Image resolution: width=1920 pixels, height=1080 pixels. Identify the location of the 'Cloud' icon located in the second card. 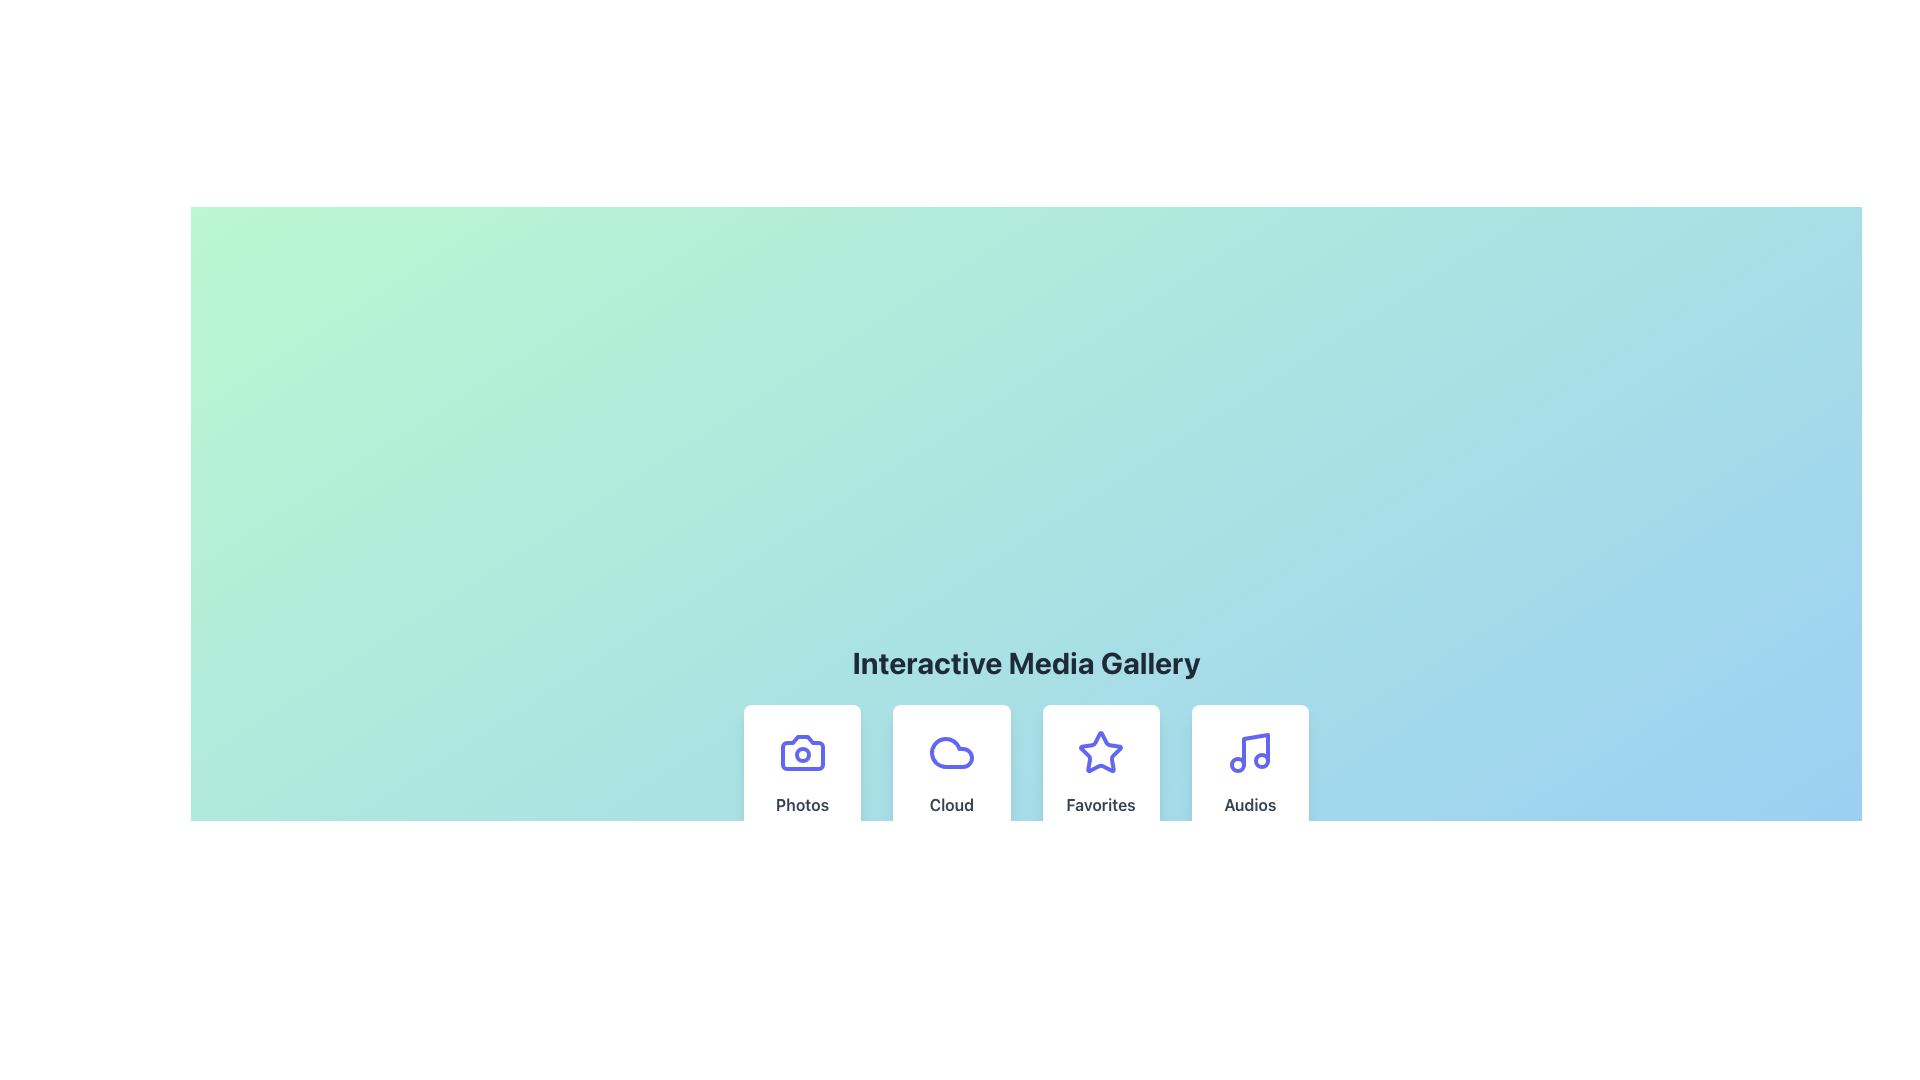
(950, 752).